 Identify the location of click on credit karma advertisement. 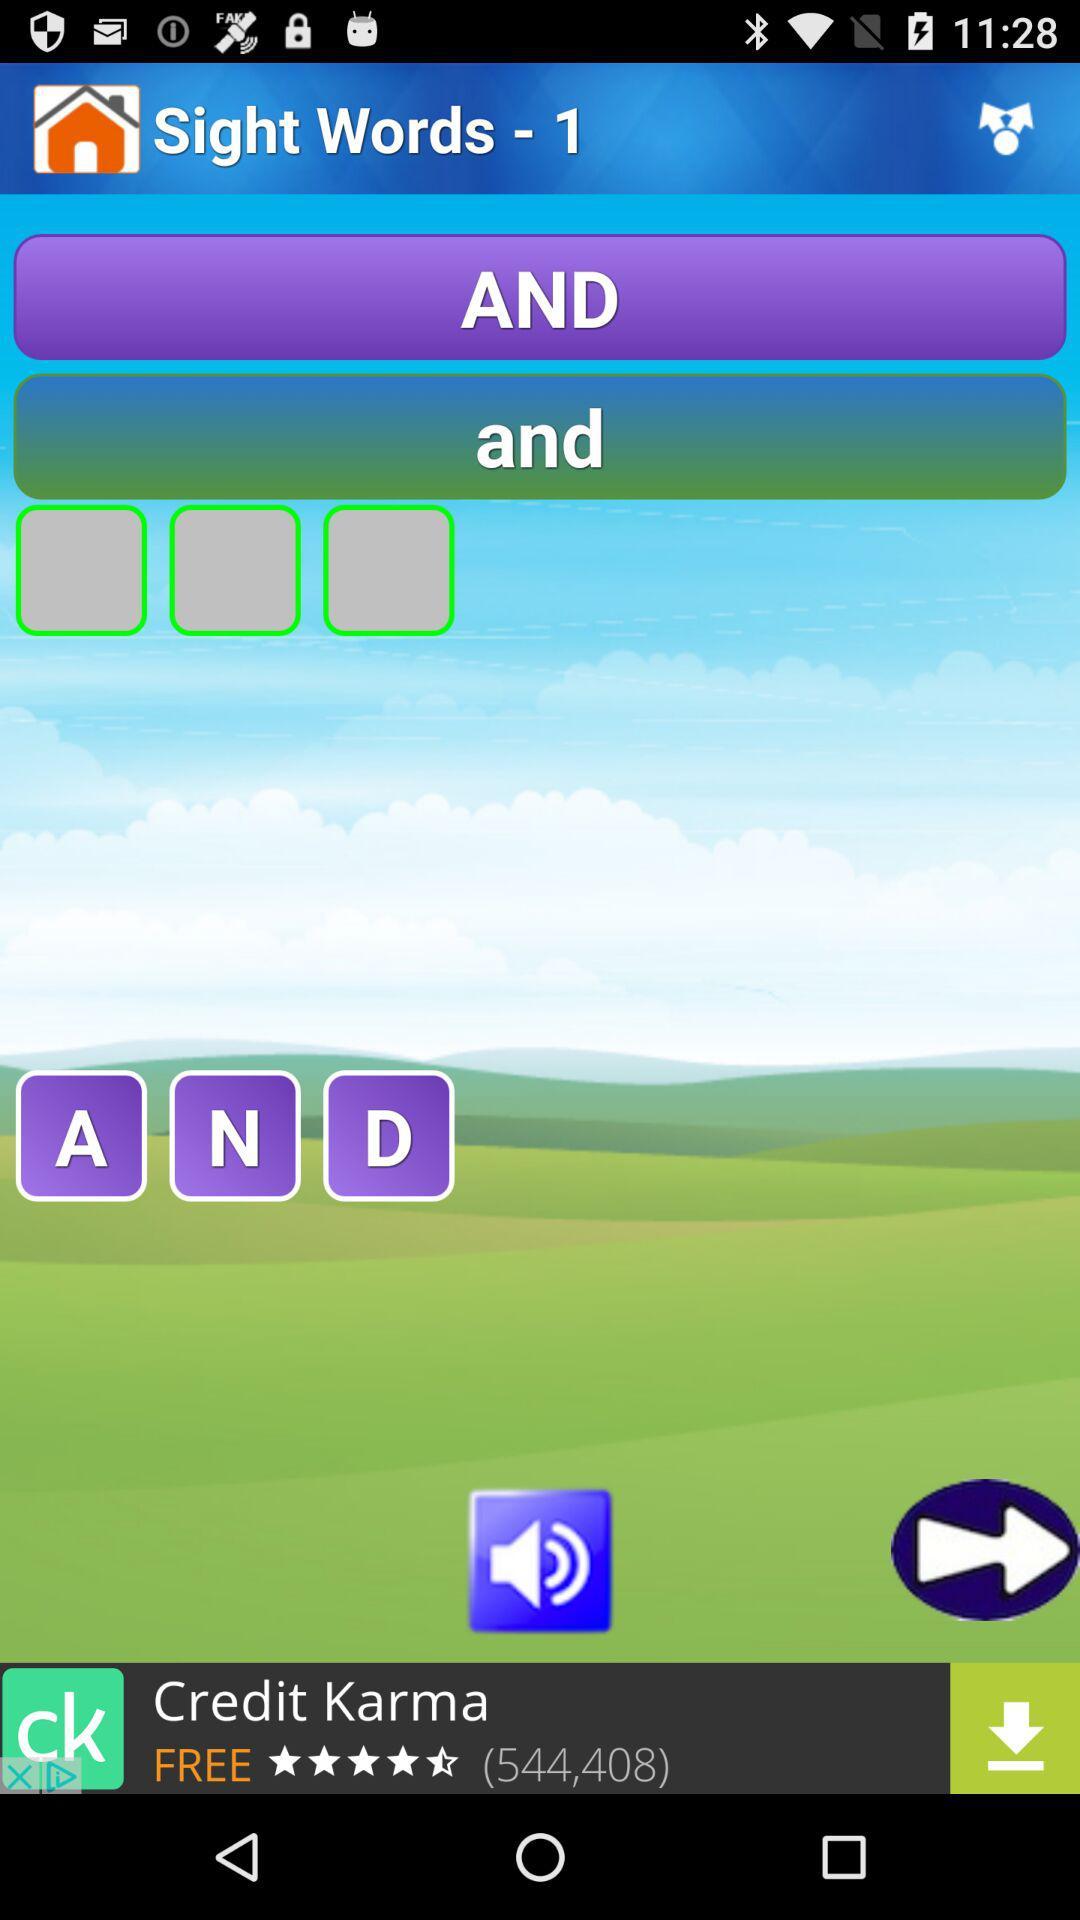
(540, 1727).